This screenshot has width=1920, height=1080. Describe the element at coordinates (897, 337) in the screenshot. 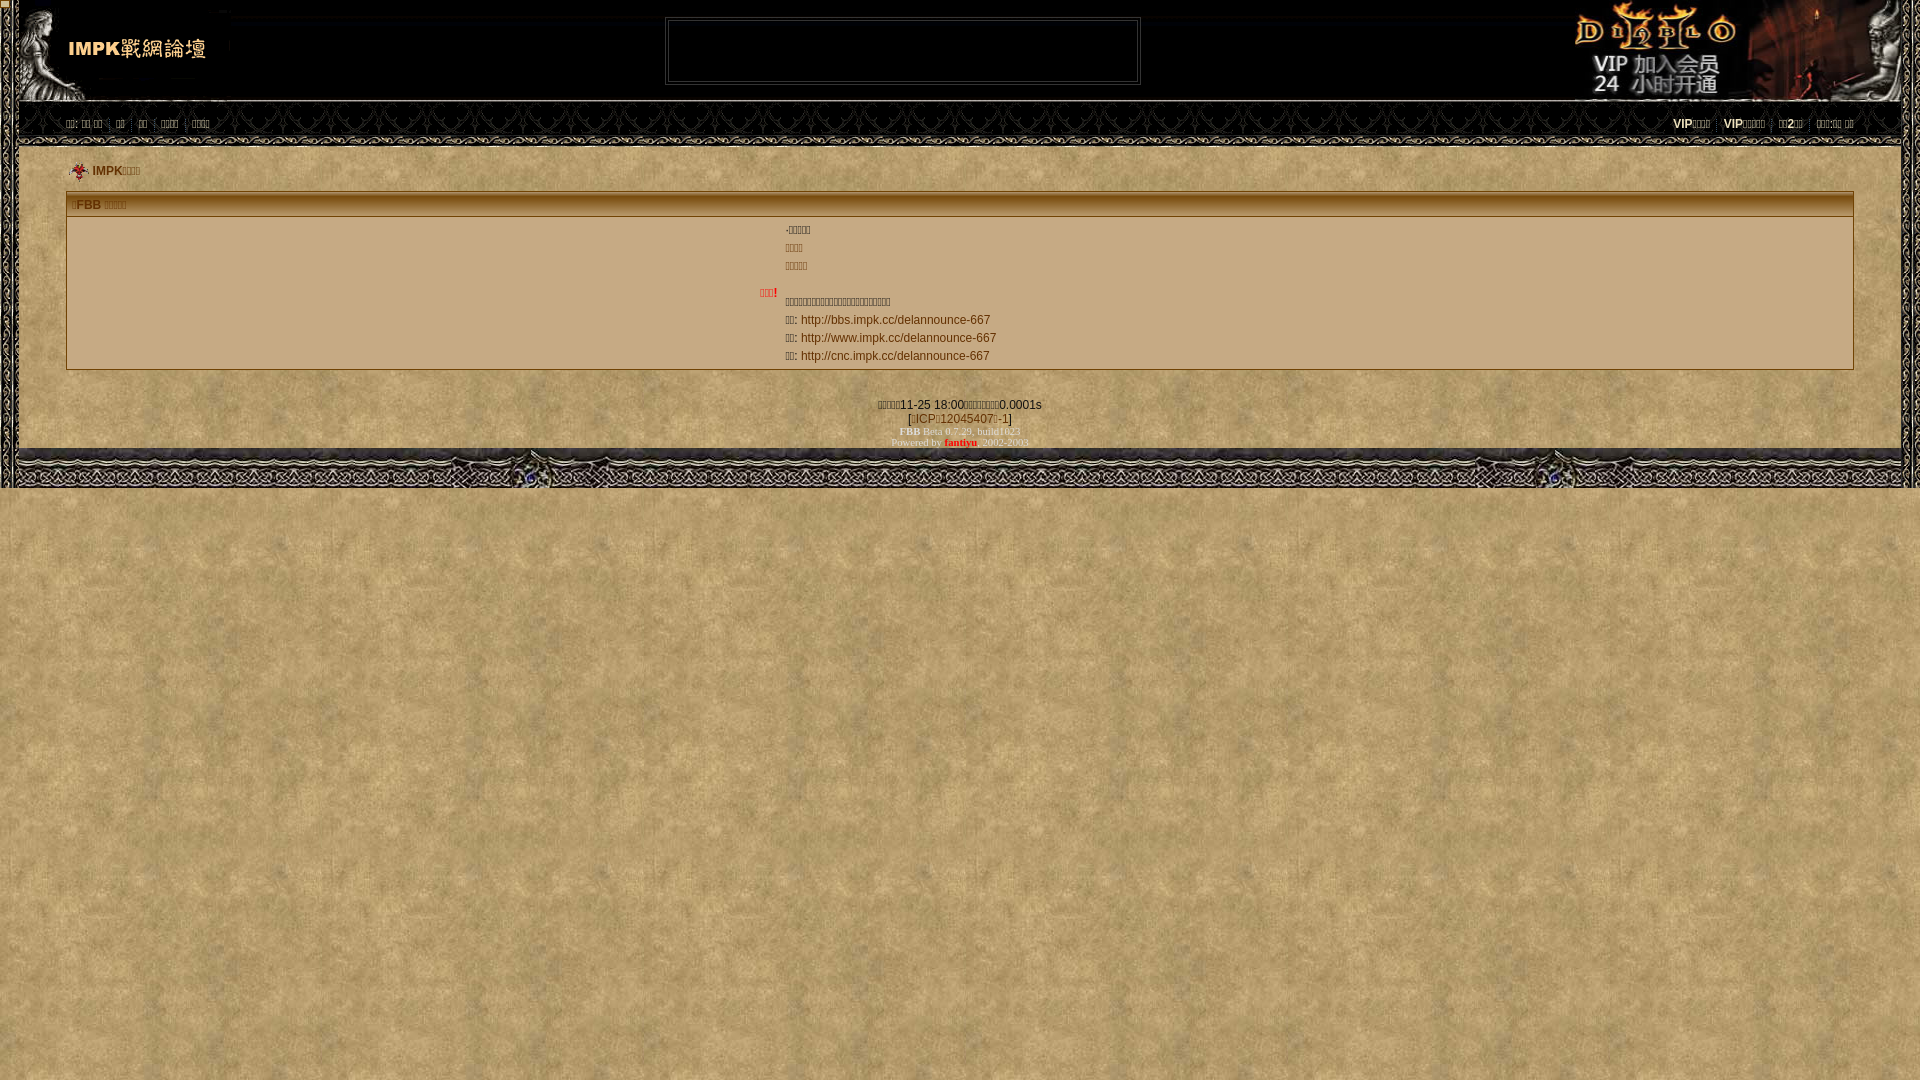

I see `'http://www.impk.cc/delannounce-667'` at that location.